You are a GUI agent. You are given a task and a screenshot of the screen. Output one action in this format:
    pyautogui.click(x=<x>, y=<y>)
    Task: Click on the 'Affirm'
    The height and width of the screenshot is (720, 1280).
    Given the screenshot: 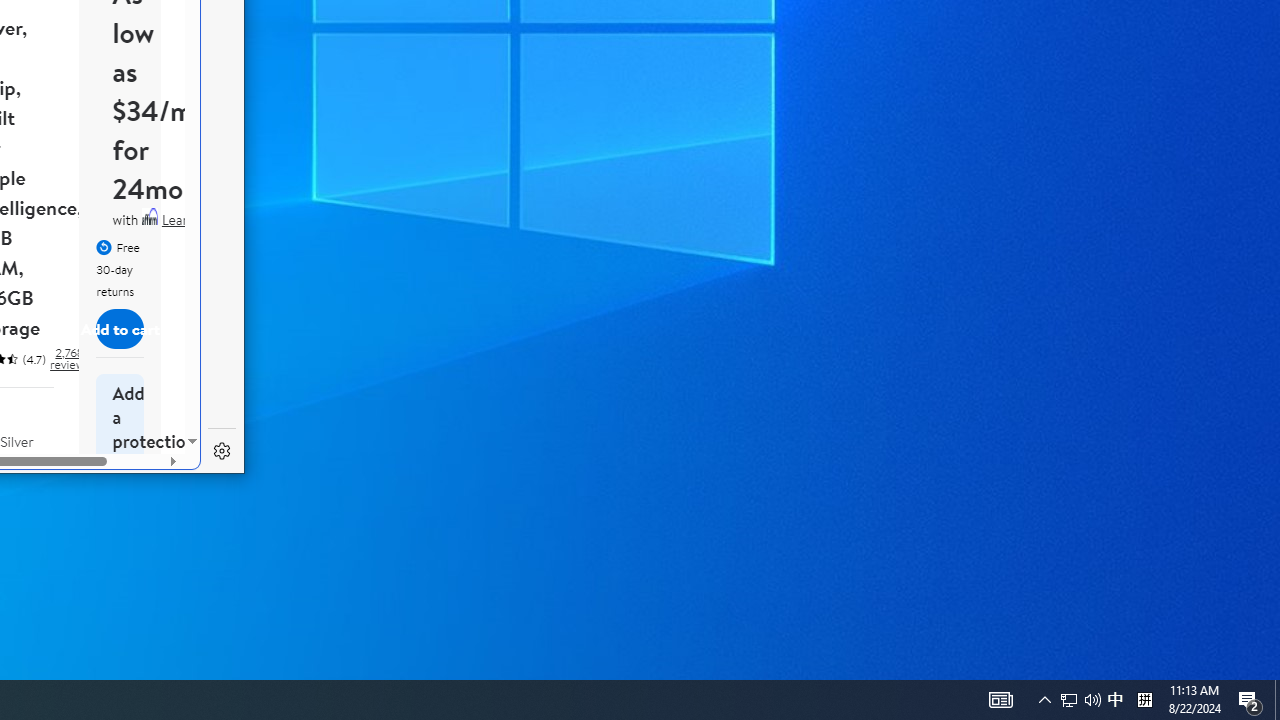 What is the action you would take?
    pyautogui.click(x=148, y=216)
    